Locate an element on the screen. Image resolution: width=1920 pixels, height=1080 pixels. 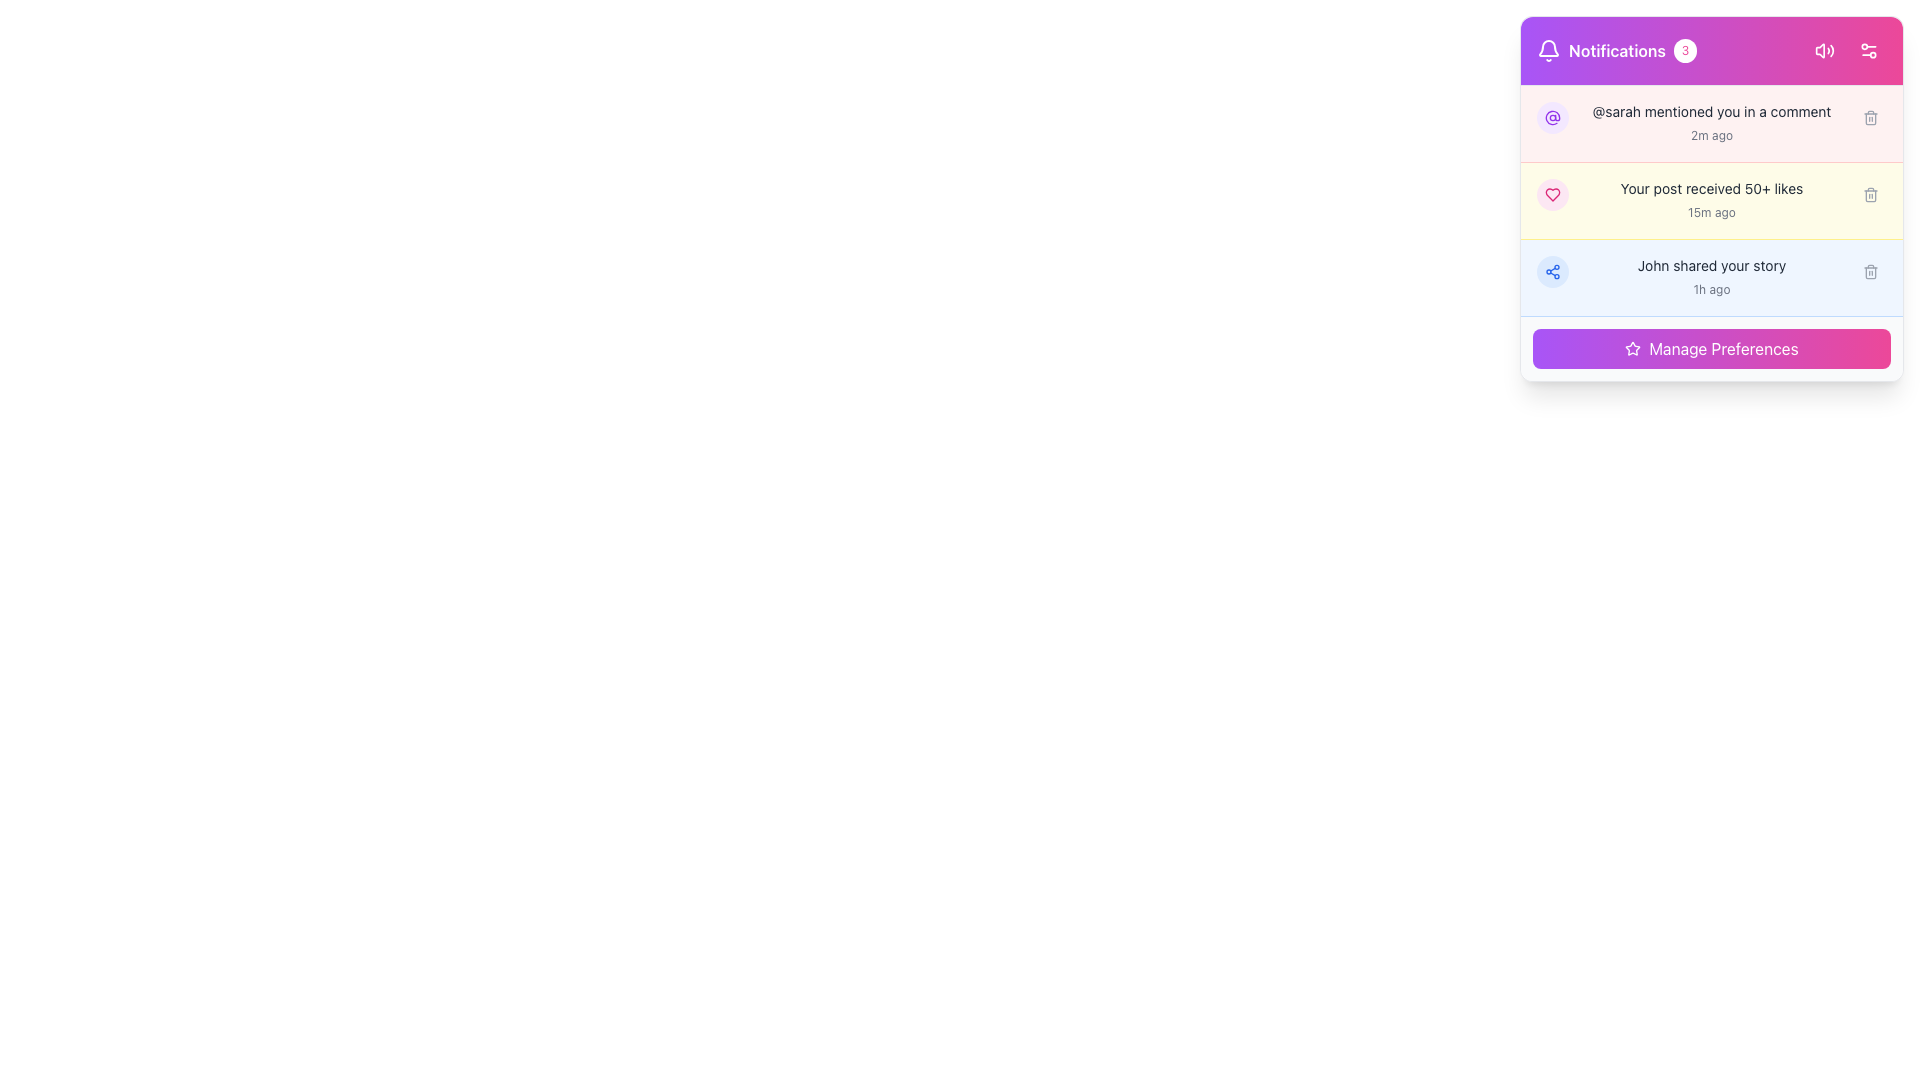
the delete button located to the right of the notification text '@sarah mentioned you in a comment' in the first notification row of the notification panel is located at coordinates (1870, 118).